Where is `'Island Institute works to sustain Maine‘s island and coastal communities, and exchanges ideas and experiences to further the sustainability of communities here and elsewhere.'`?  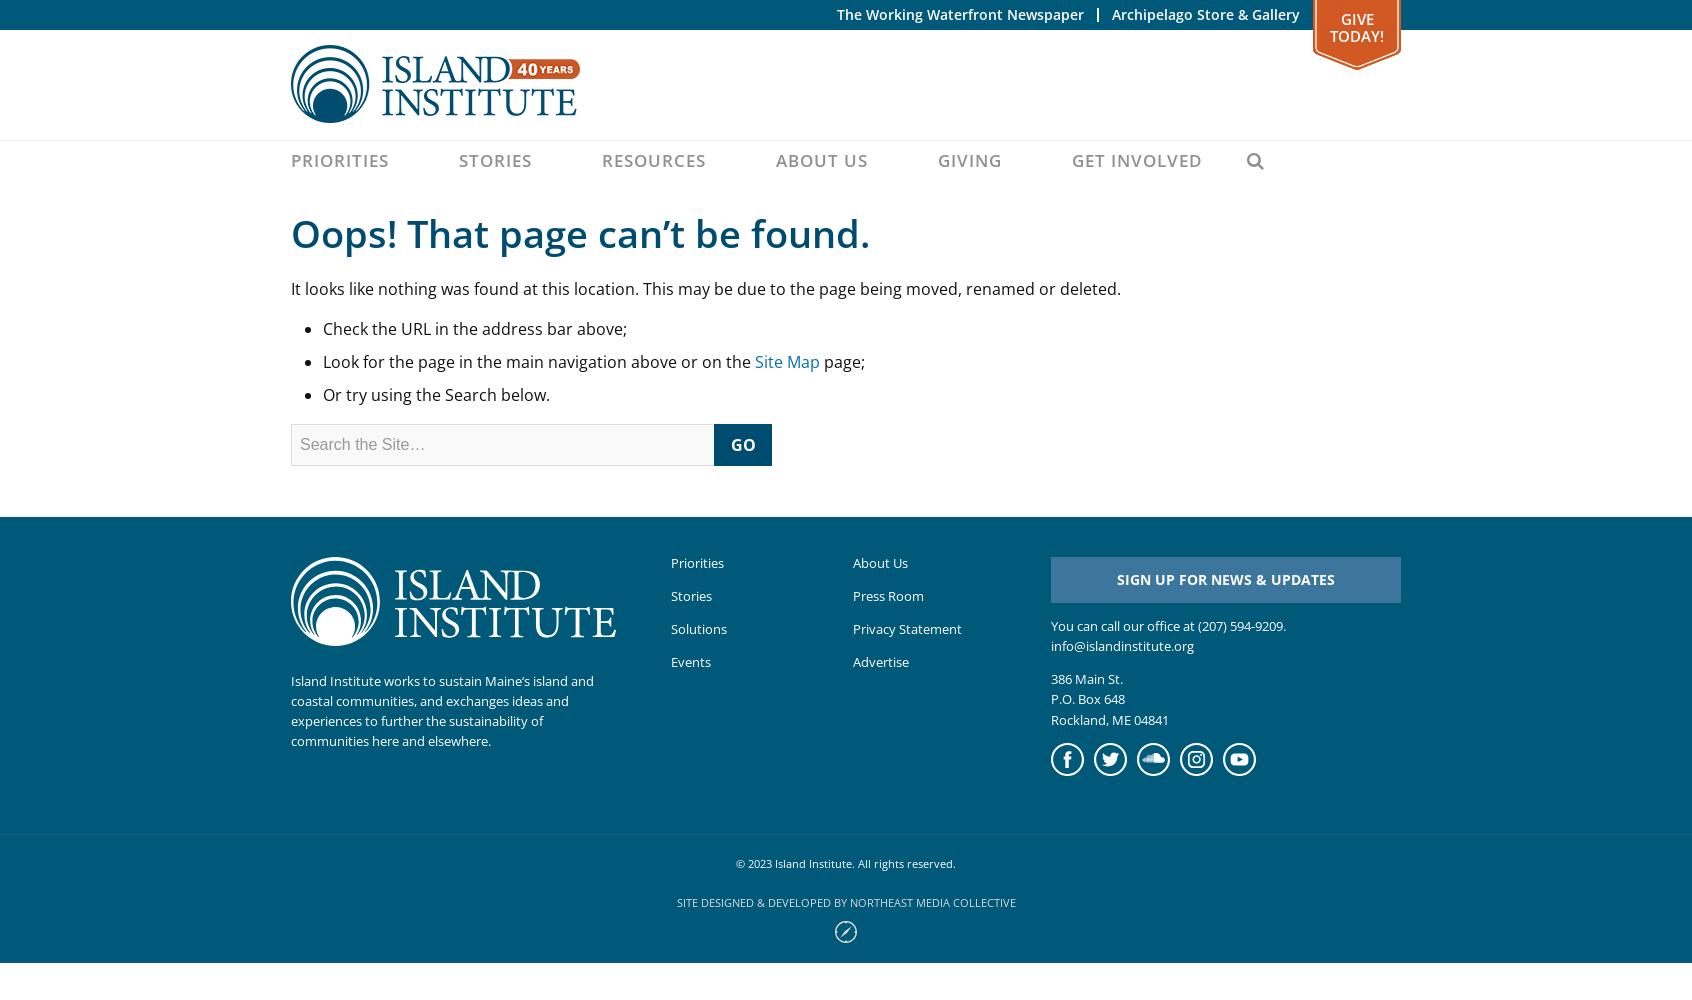
'Island Institute works to sustain Maine‘s island and coastal communities, and exchanges ideas and experiences to further the sustainability of communities here and elsewhere.' is located at coordinates (441, 709).